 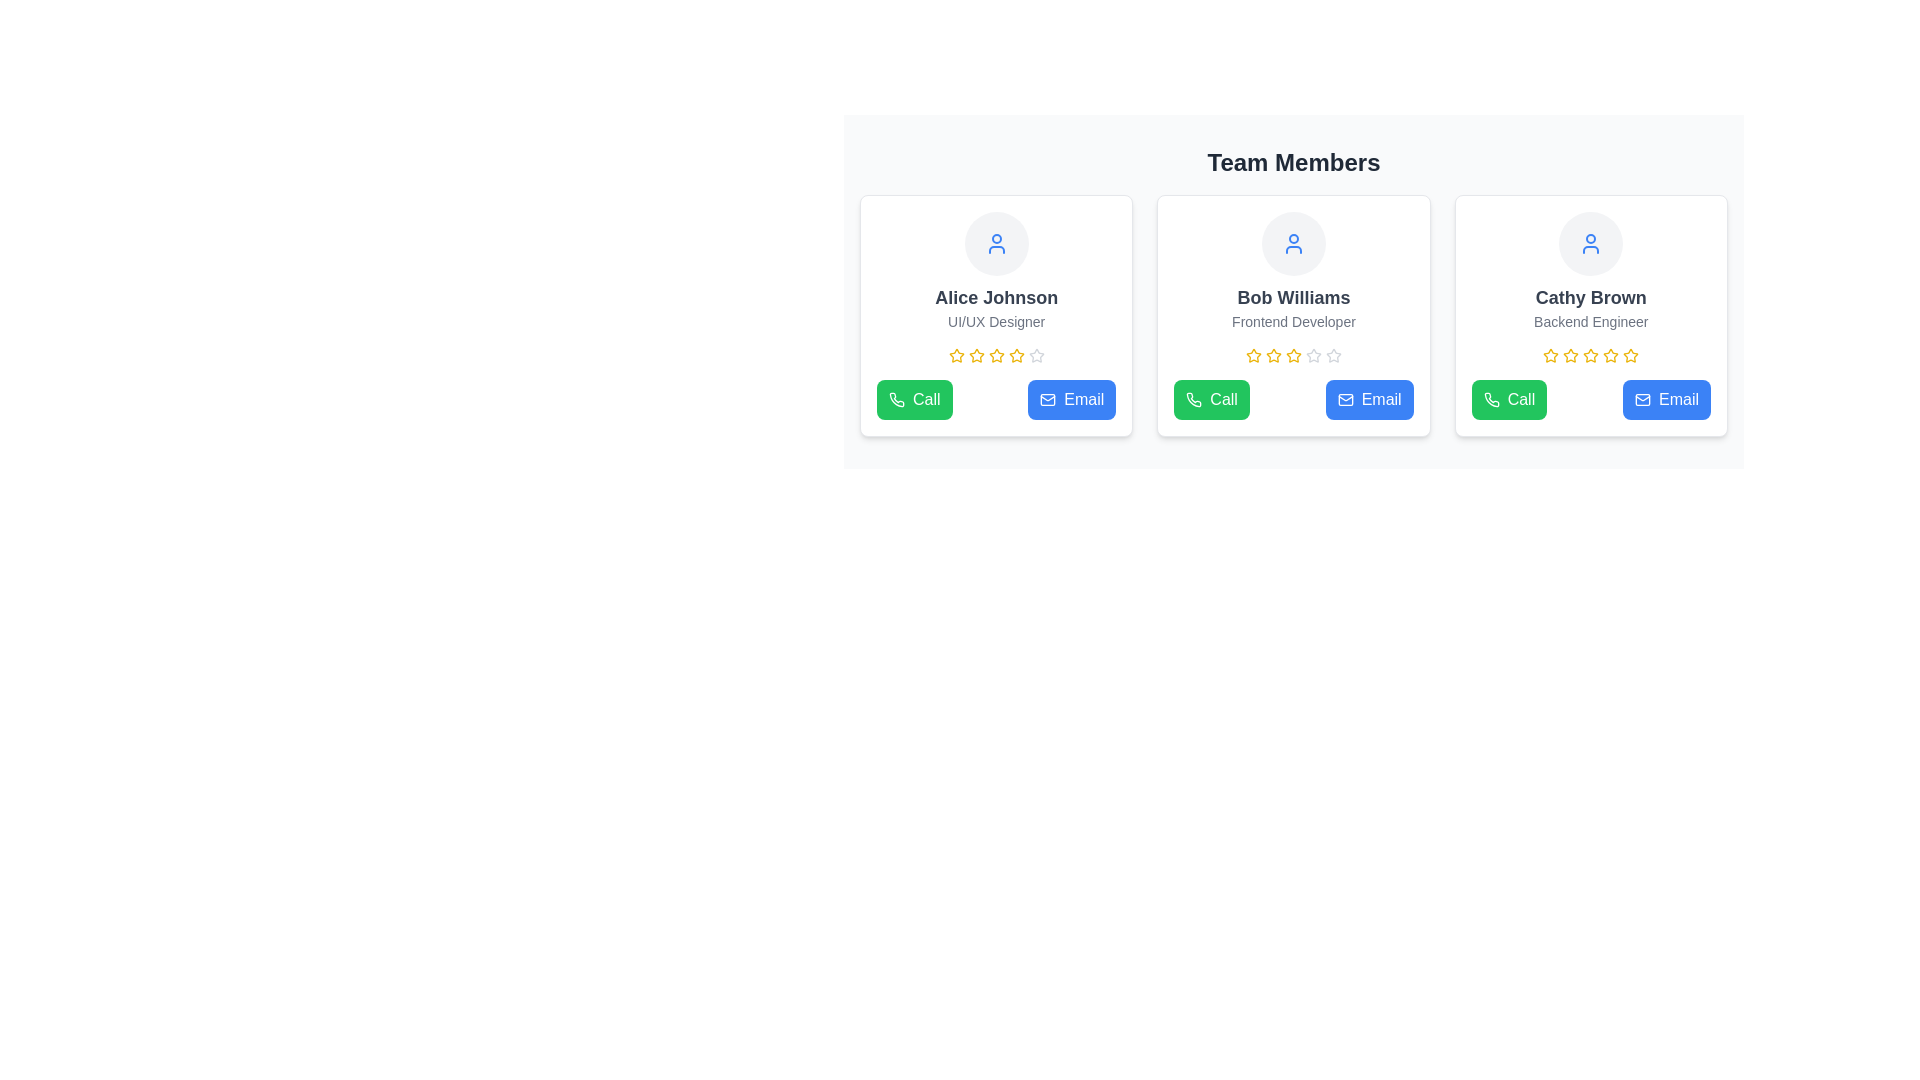 What do you see at coordinates (1071, 400) in the screenshot?
I see `the 'Email' button located in the bottom-right corner of the card associated with 'Alice Johnson' for visual feedback` at bounding box center [1071, 400].